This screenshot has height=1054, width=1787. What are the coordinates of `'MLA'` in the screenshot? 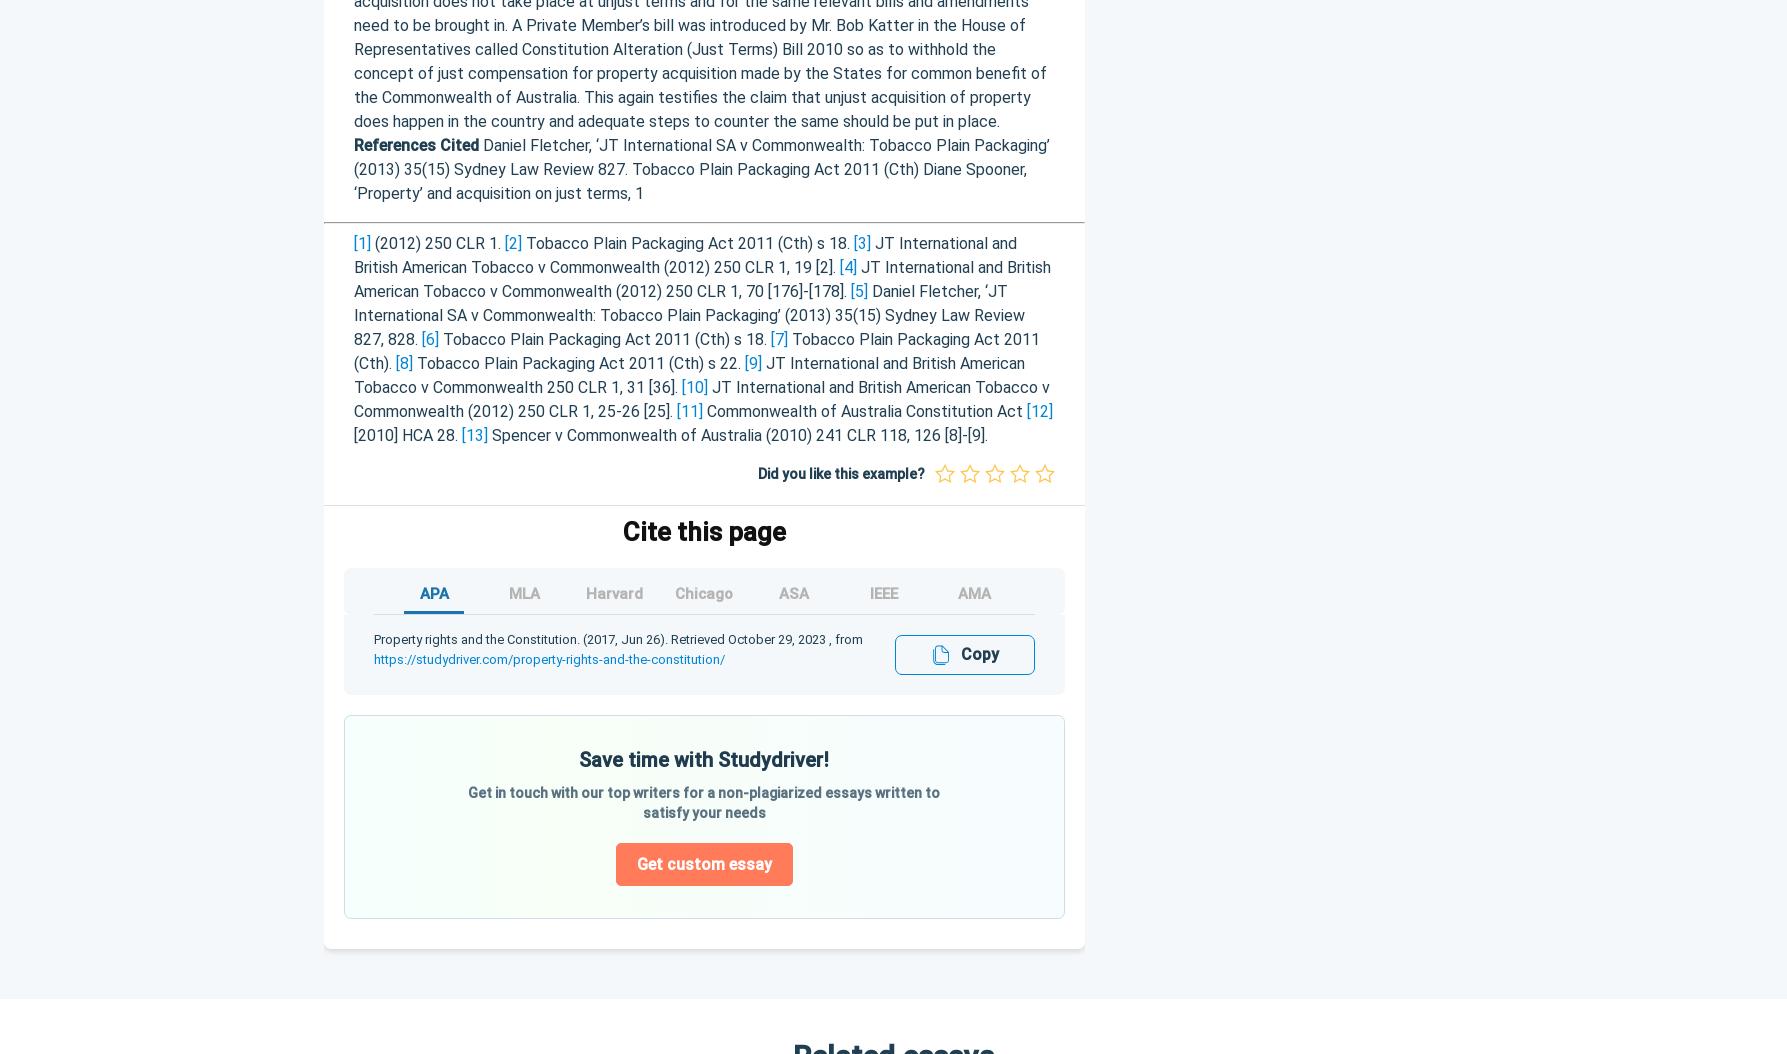 It's located at (523, 593).